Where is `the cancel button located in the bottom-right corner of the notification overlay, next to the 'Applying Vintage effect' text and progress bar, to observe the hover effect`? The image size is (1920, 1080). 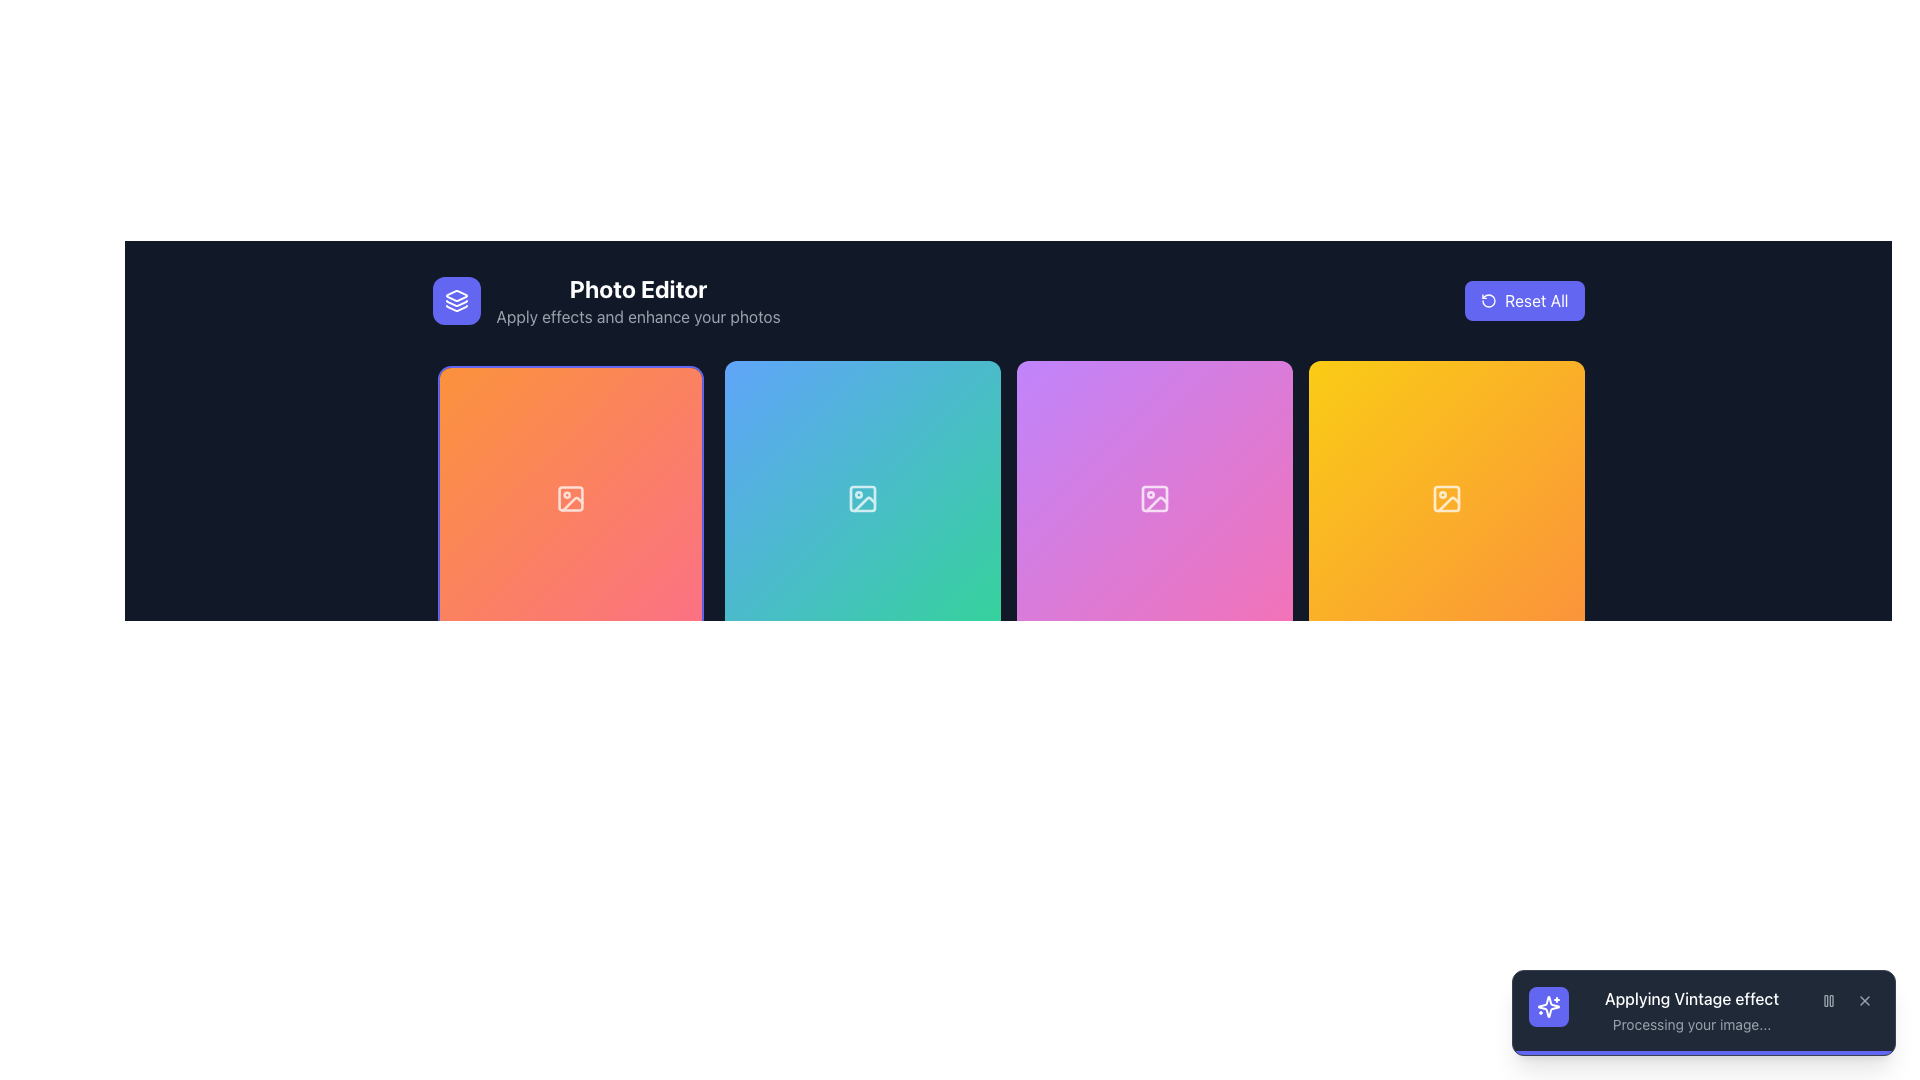 the cancel button located in the bottom-right corner of the notification overlay, next to the 'Applying Vintage effect' text and progress bar, to observe the hover effect is located at coordinates (1864, 1001).